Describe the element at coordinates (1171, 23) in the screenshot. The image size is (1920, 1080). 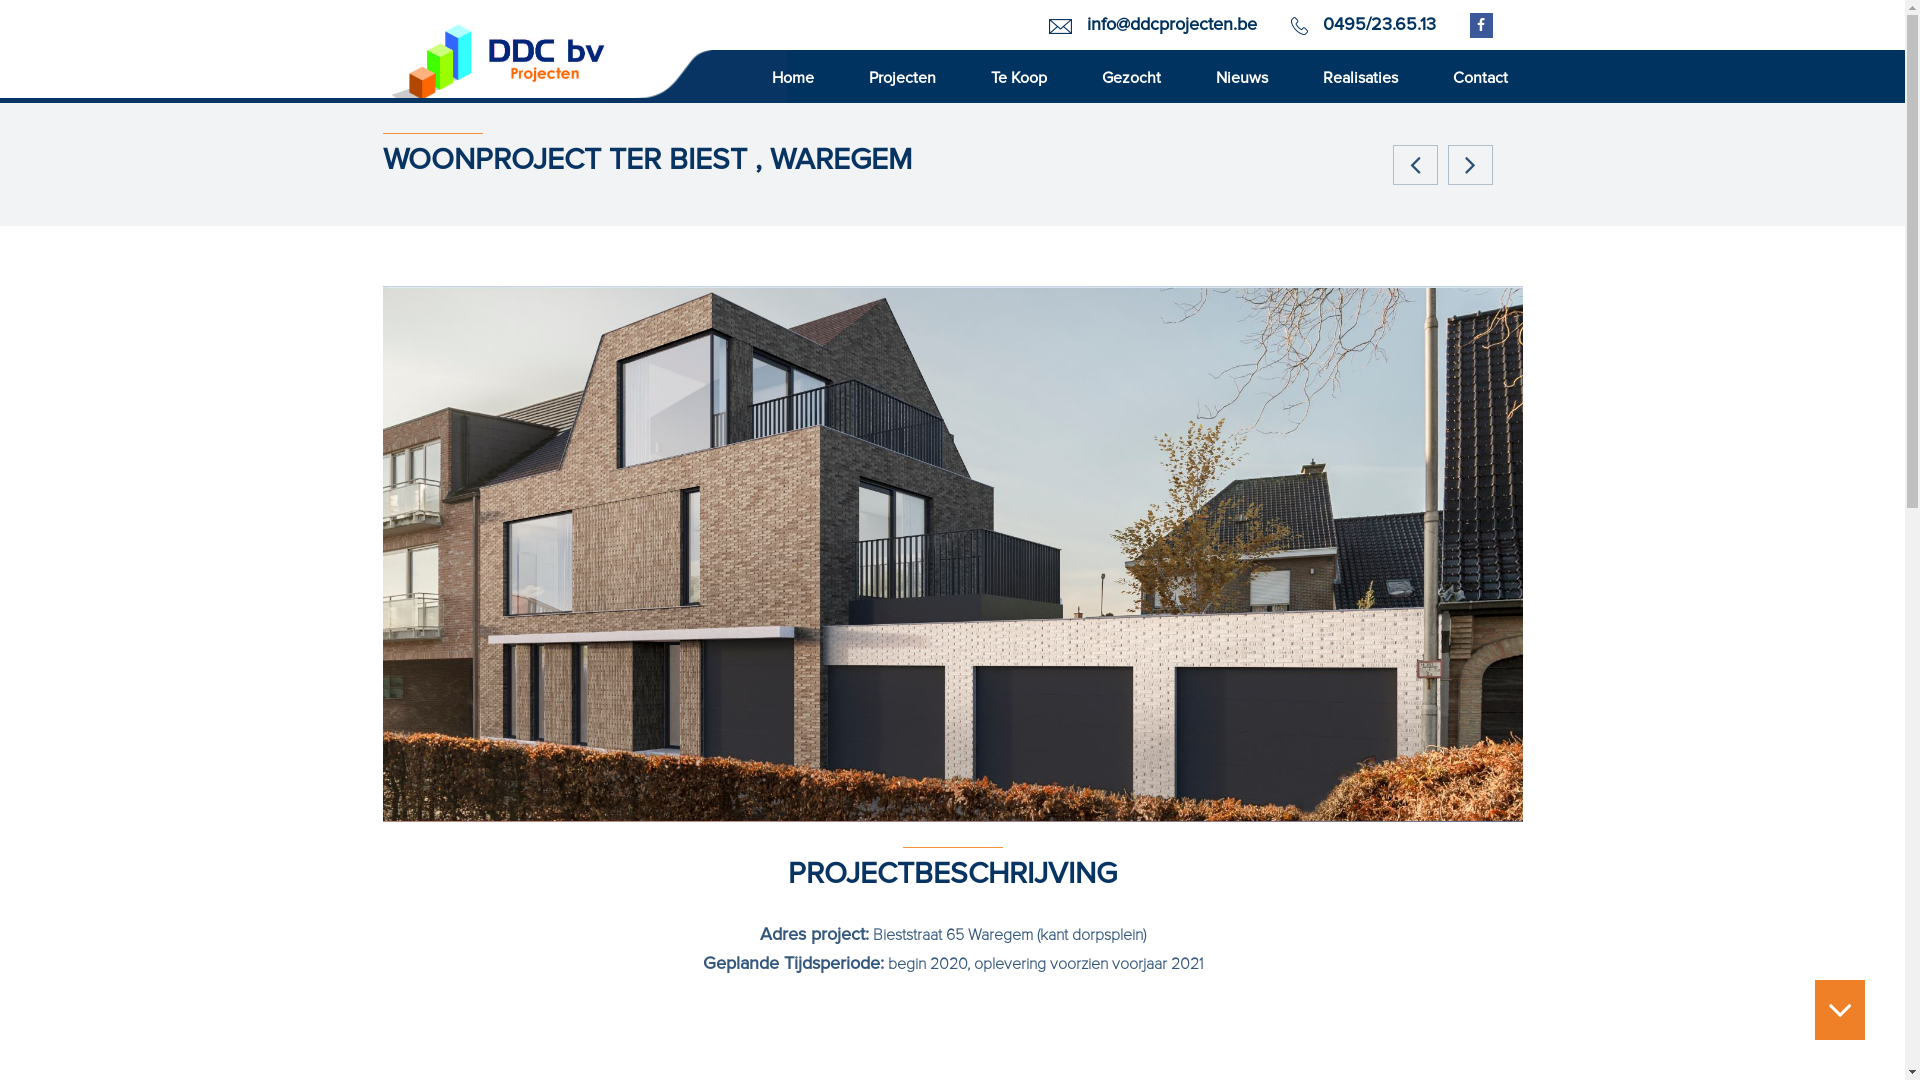
I see `'info@ddcprojecten.be'` at that location.